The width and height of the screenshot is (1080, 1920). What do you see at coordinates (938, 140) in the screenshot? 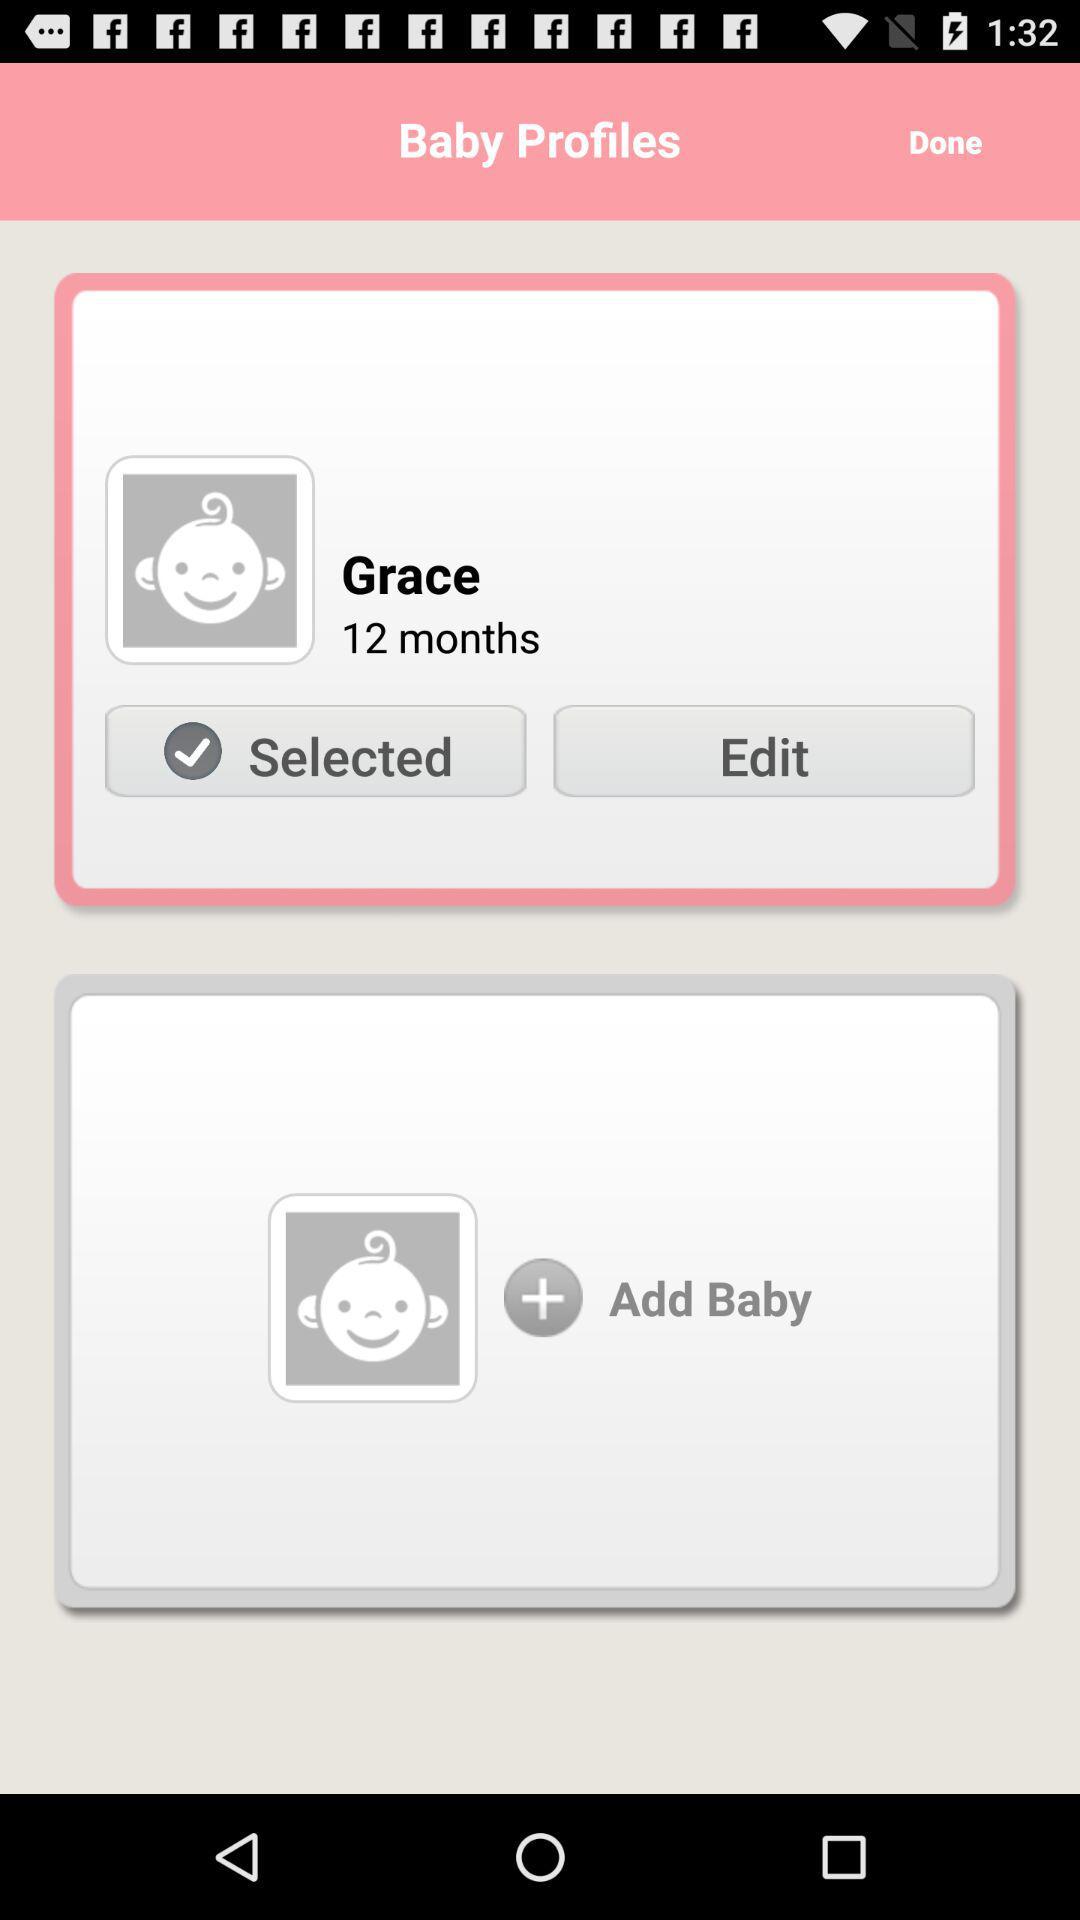
I see `item to the right of the baby profiles` at bounding box center [938, 140].